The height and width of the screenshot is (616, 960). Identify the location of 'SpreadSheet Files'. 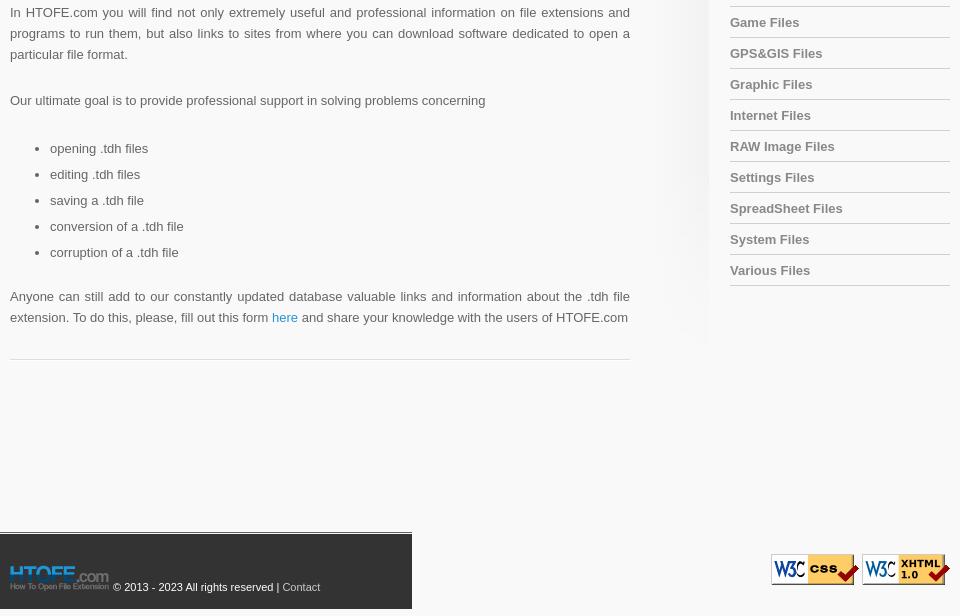
(785, 208).